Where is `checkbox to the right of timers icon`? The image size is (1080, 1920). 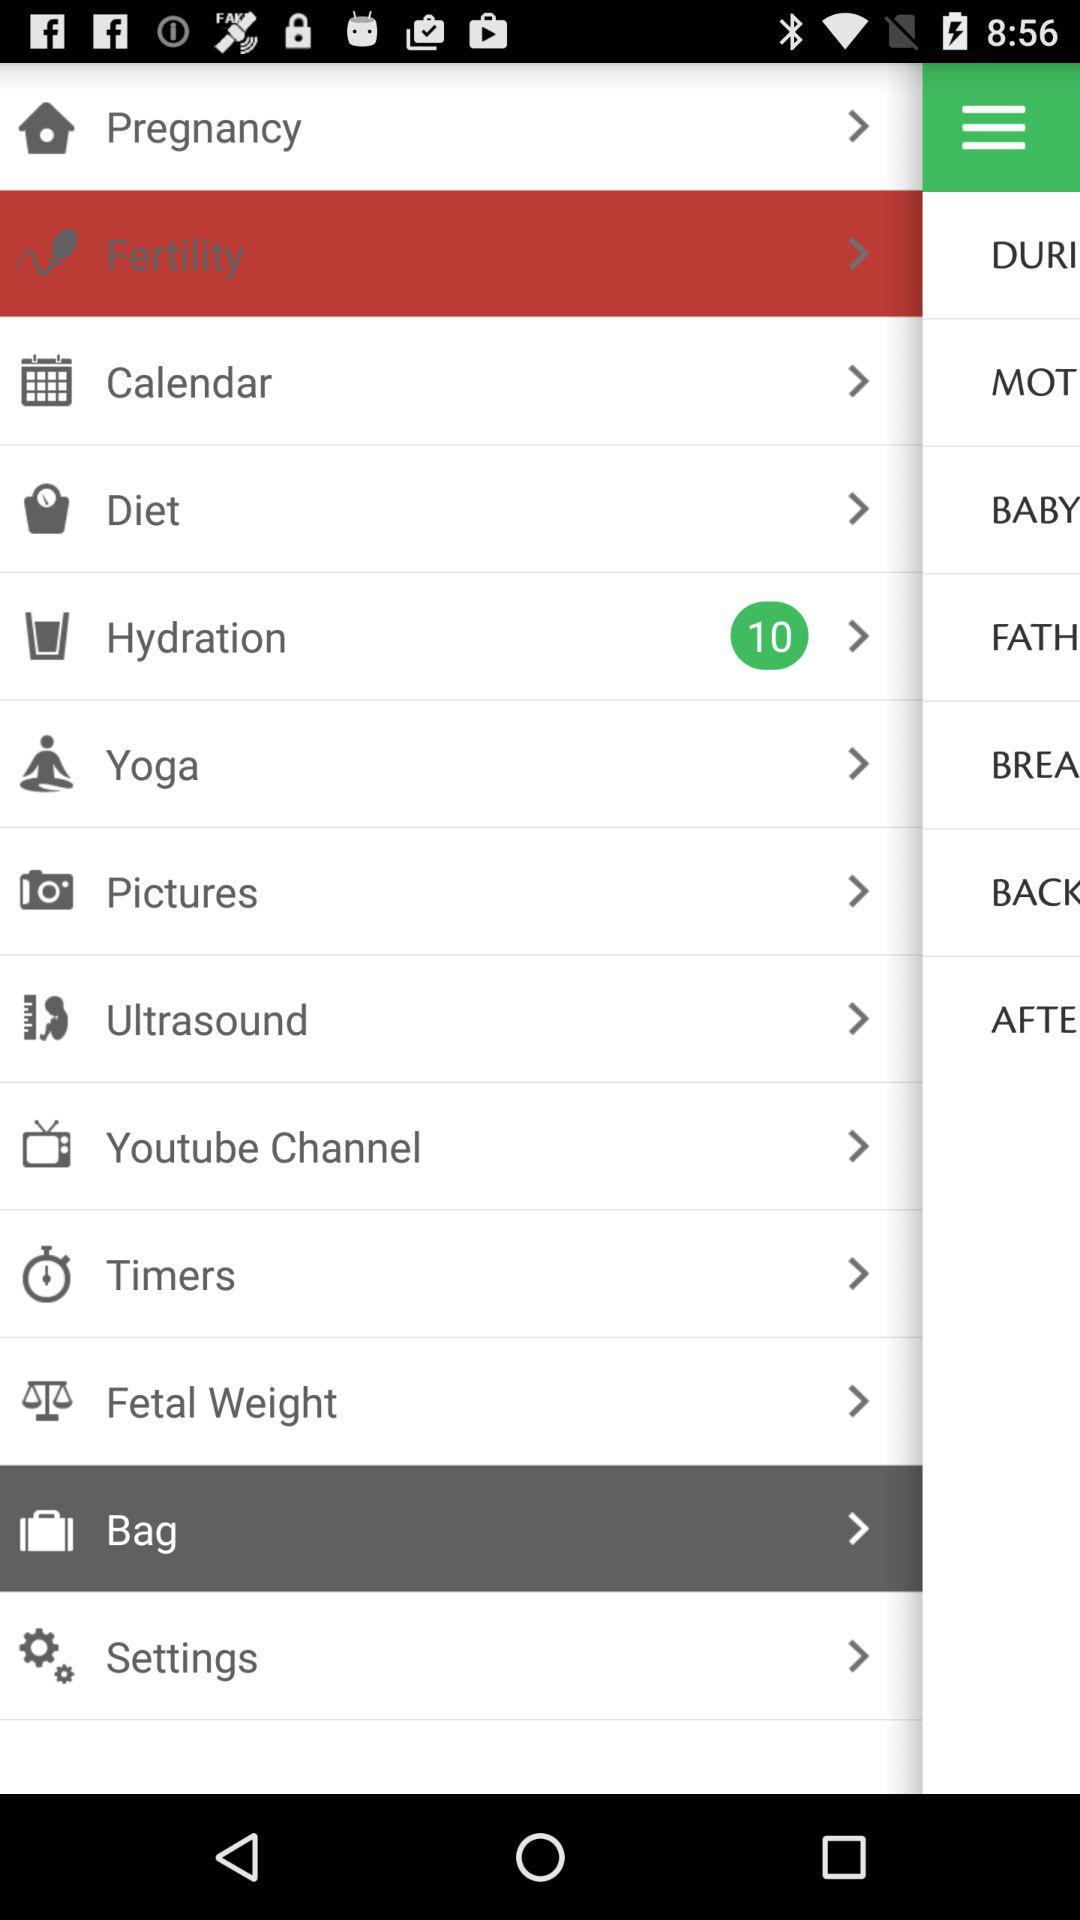
checkbox to the right of timers icon is located at coordinates (857, 1272).